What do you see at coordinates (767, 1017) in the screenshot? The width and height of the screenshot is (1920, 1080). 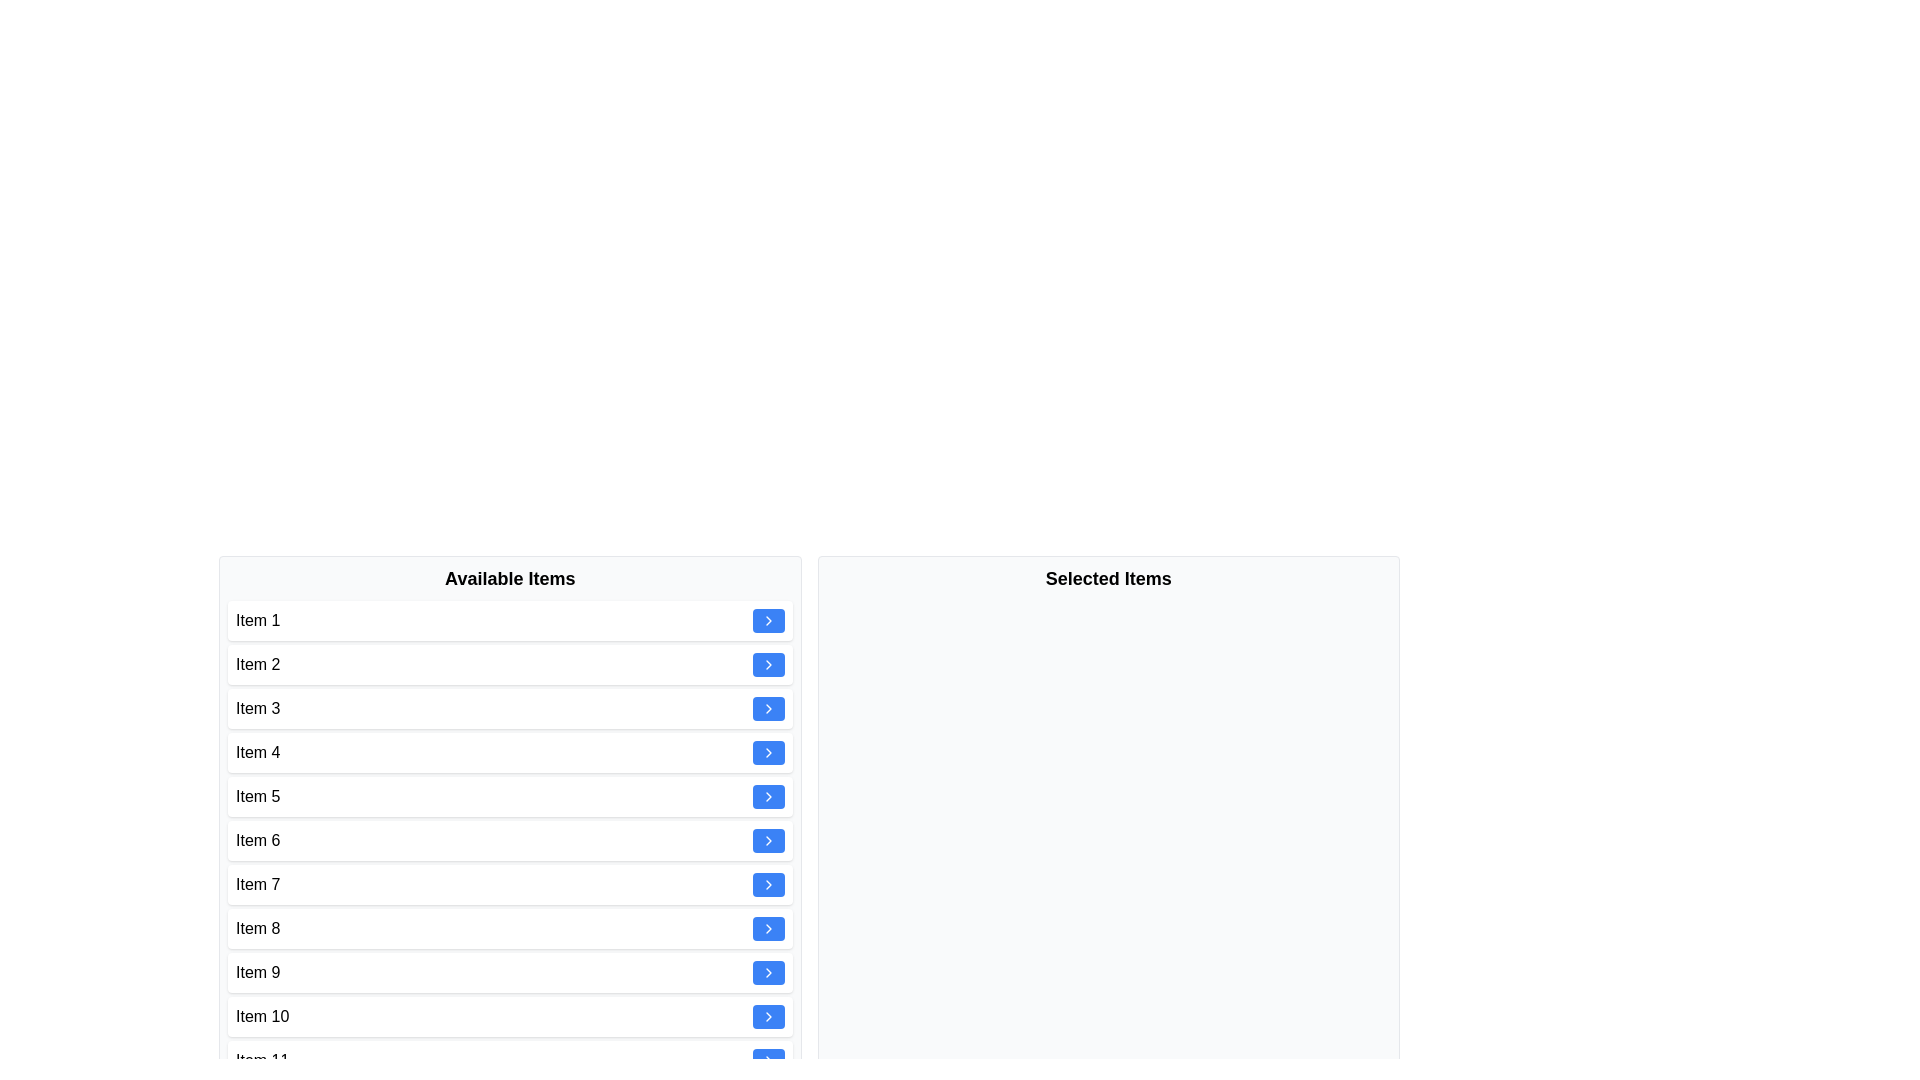 I see `the small rectangular button with a blue background and a white chevron icon, located on the right side of the row labeled 'Item 10'` at bounding box center [767, 1017].